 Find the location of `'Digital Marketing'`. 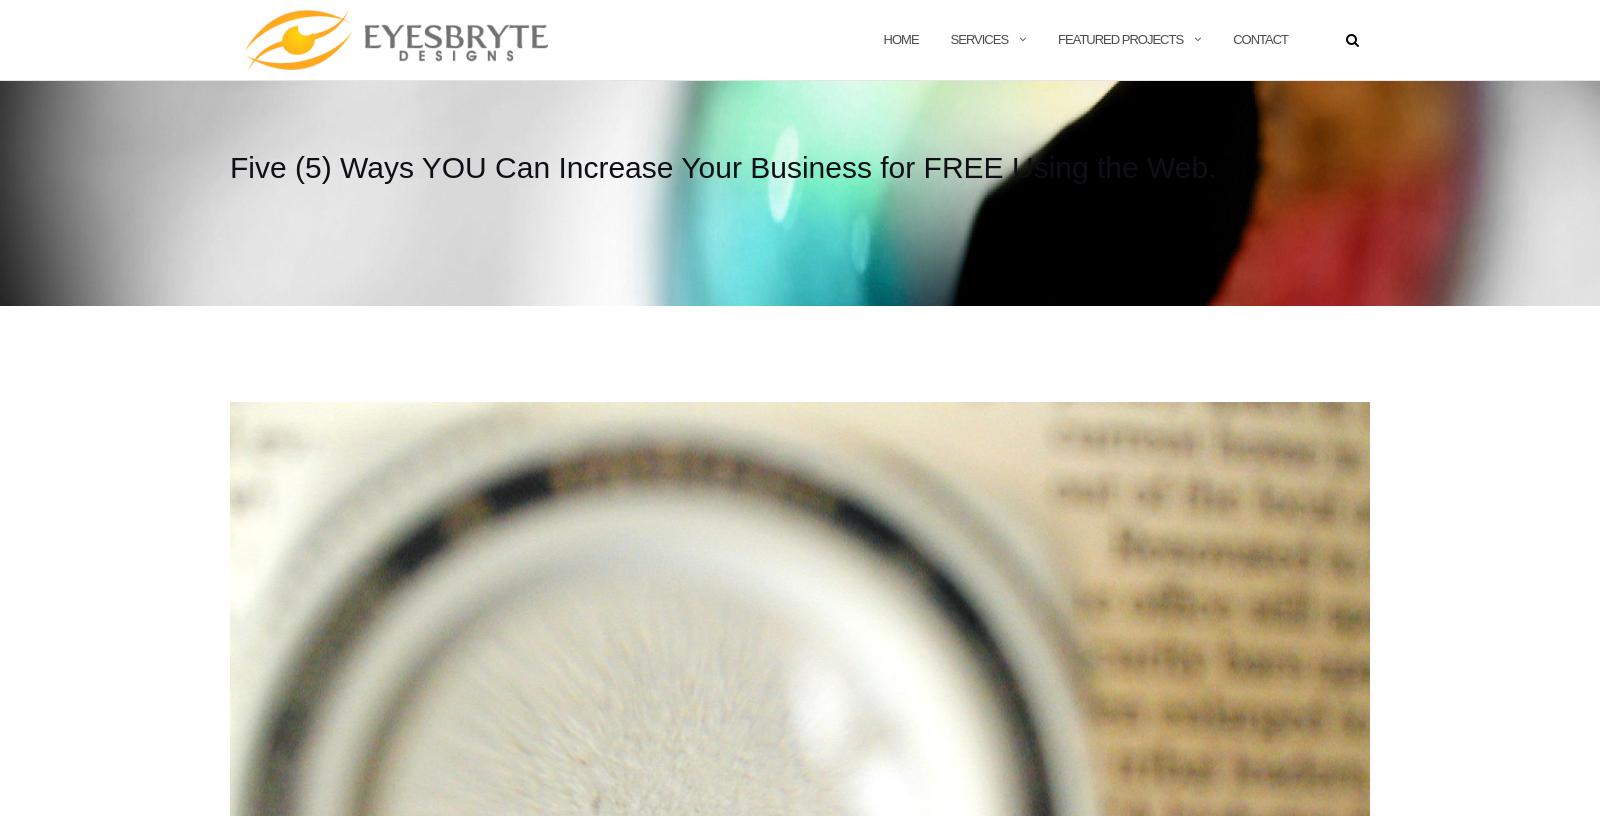

'Digital Marketing' is located at coordinates (974, 92).